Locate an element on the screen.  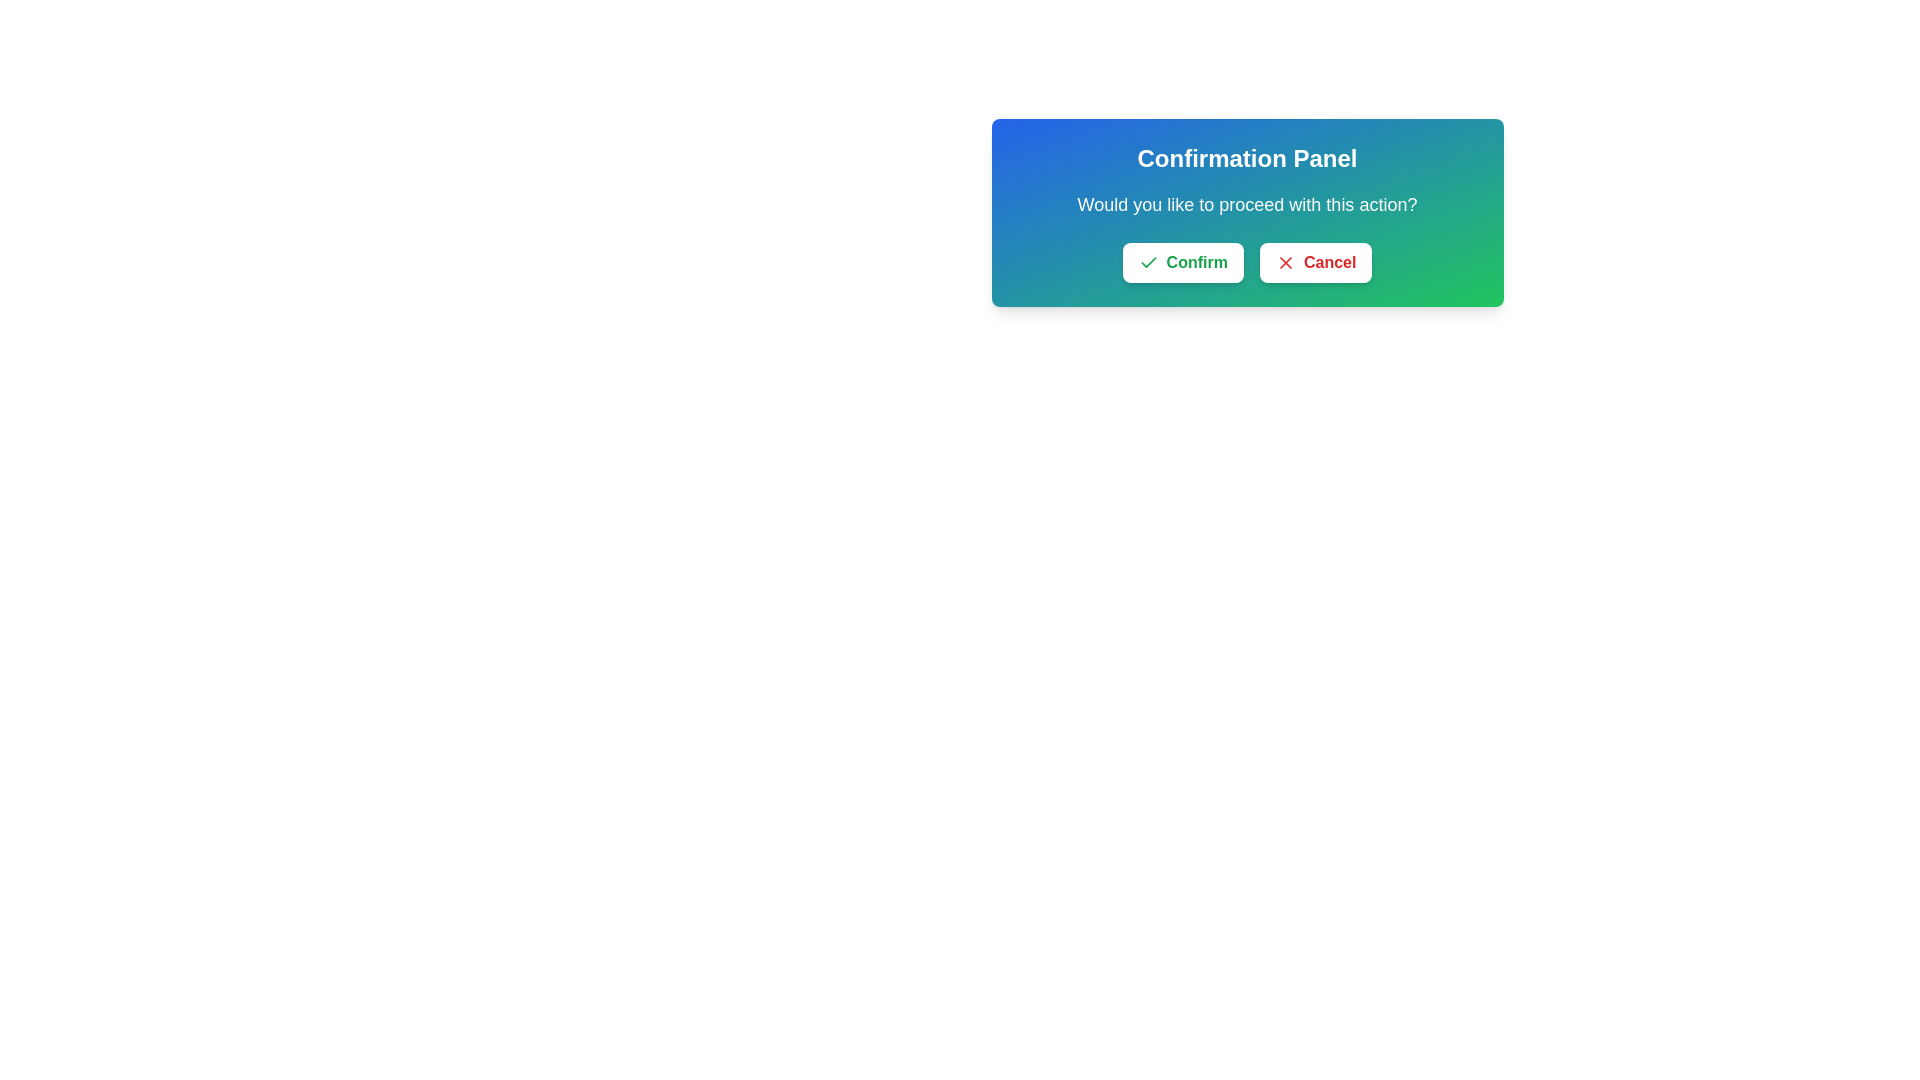
the close icon represented by a red 'X' inside the 'Cancel' button, located adjacent to its text label on the right side of the interface is located at coordinates (1286, 261).